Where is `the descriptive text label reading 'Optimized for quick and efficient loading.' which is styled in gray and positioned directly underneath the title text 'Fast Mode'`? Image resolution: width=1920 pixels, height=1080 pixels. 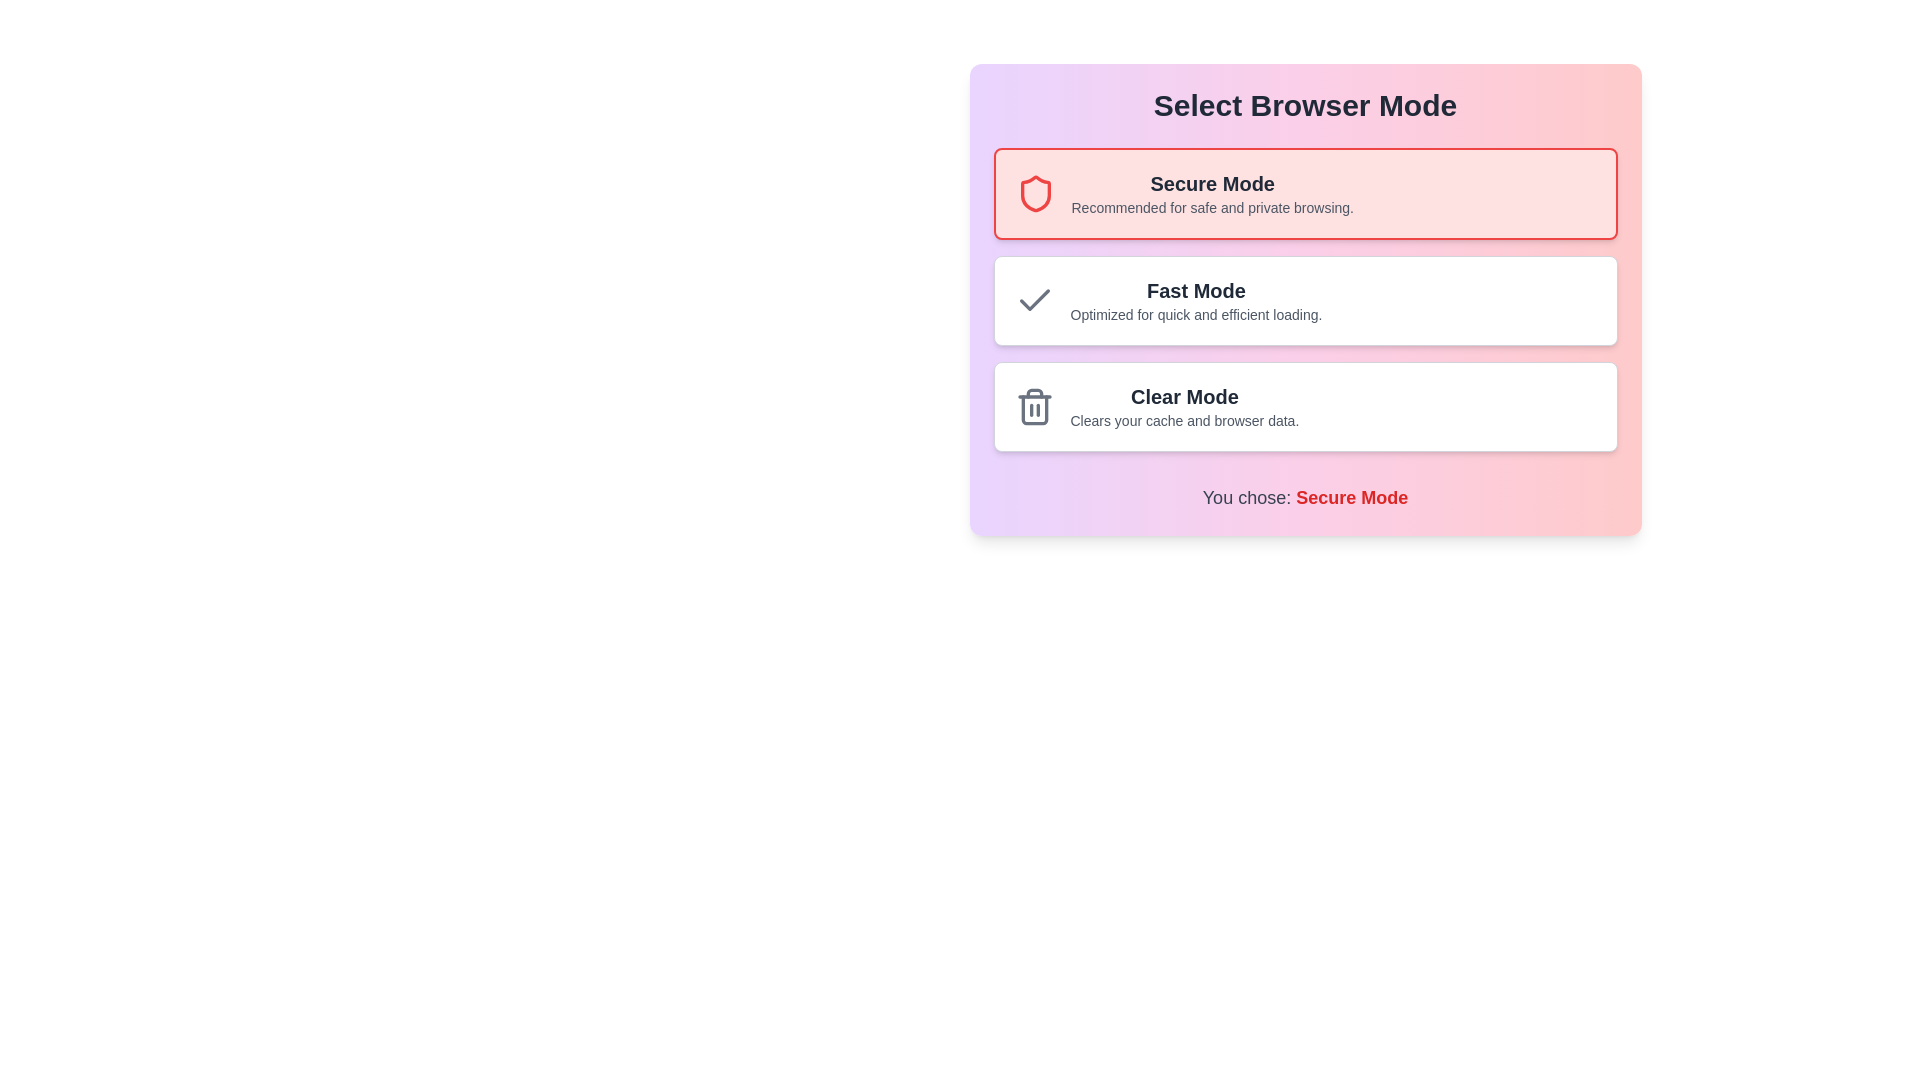
the descriptive text label reading 'Optimized for quick and efficient loading.' which is styled in gray and positioned directly underneath the title text 'Fast Mode' is located at coordinates (1196, 315).